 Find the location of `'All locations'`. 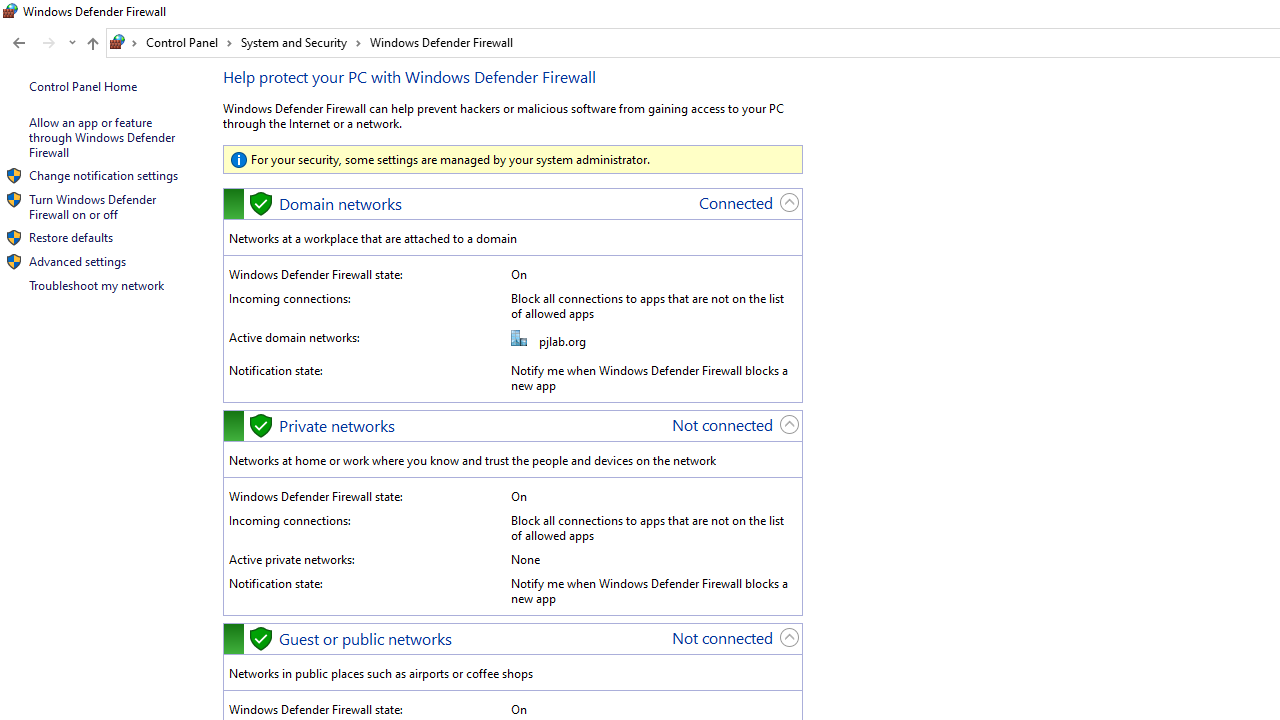

'All locations' is located at coordinates (123, 42).